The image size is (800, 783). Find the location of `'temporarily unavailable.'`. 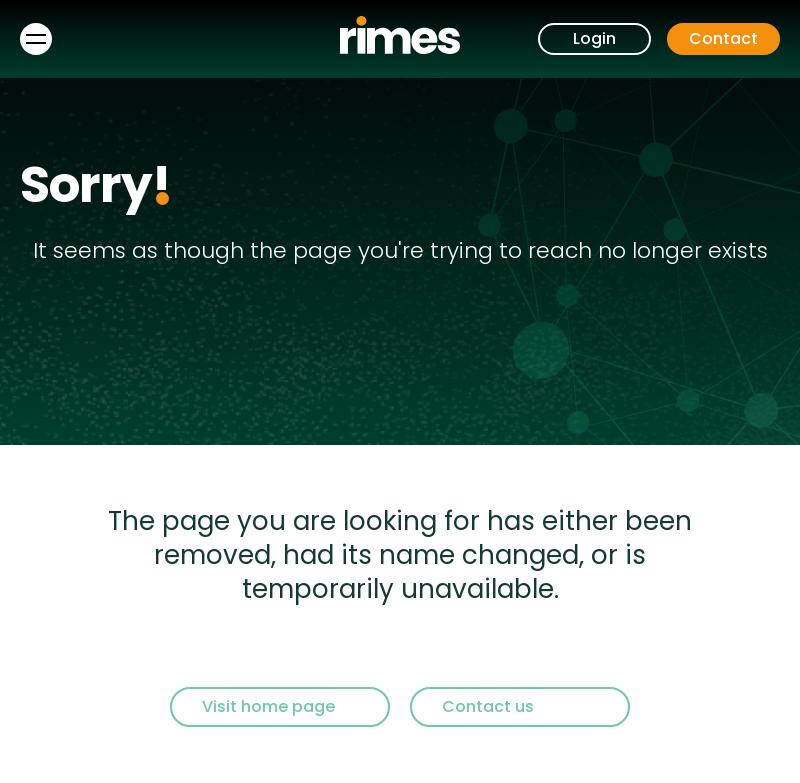

'temporarily unavailable.' is located at coordinates (240, 587).